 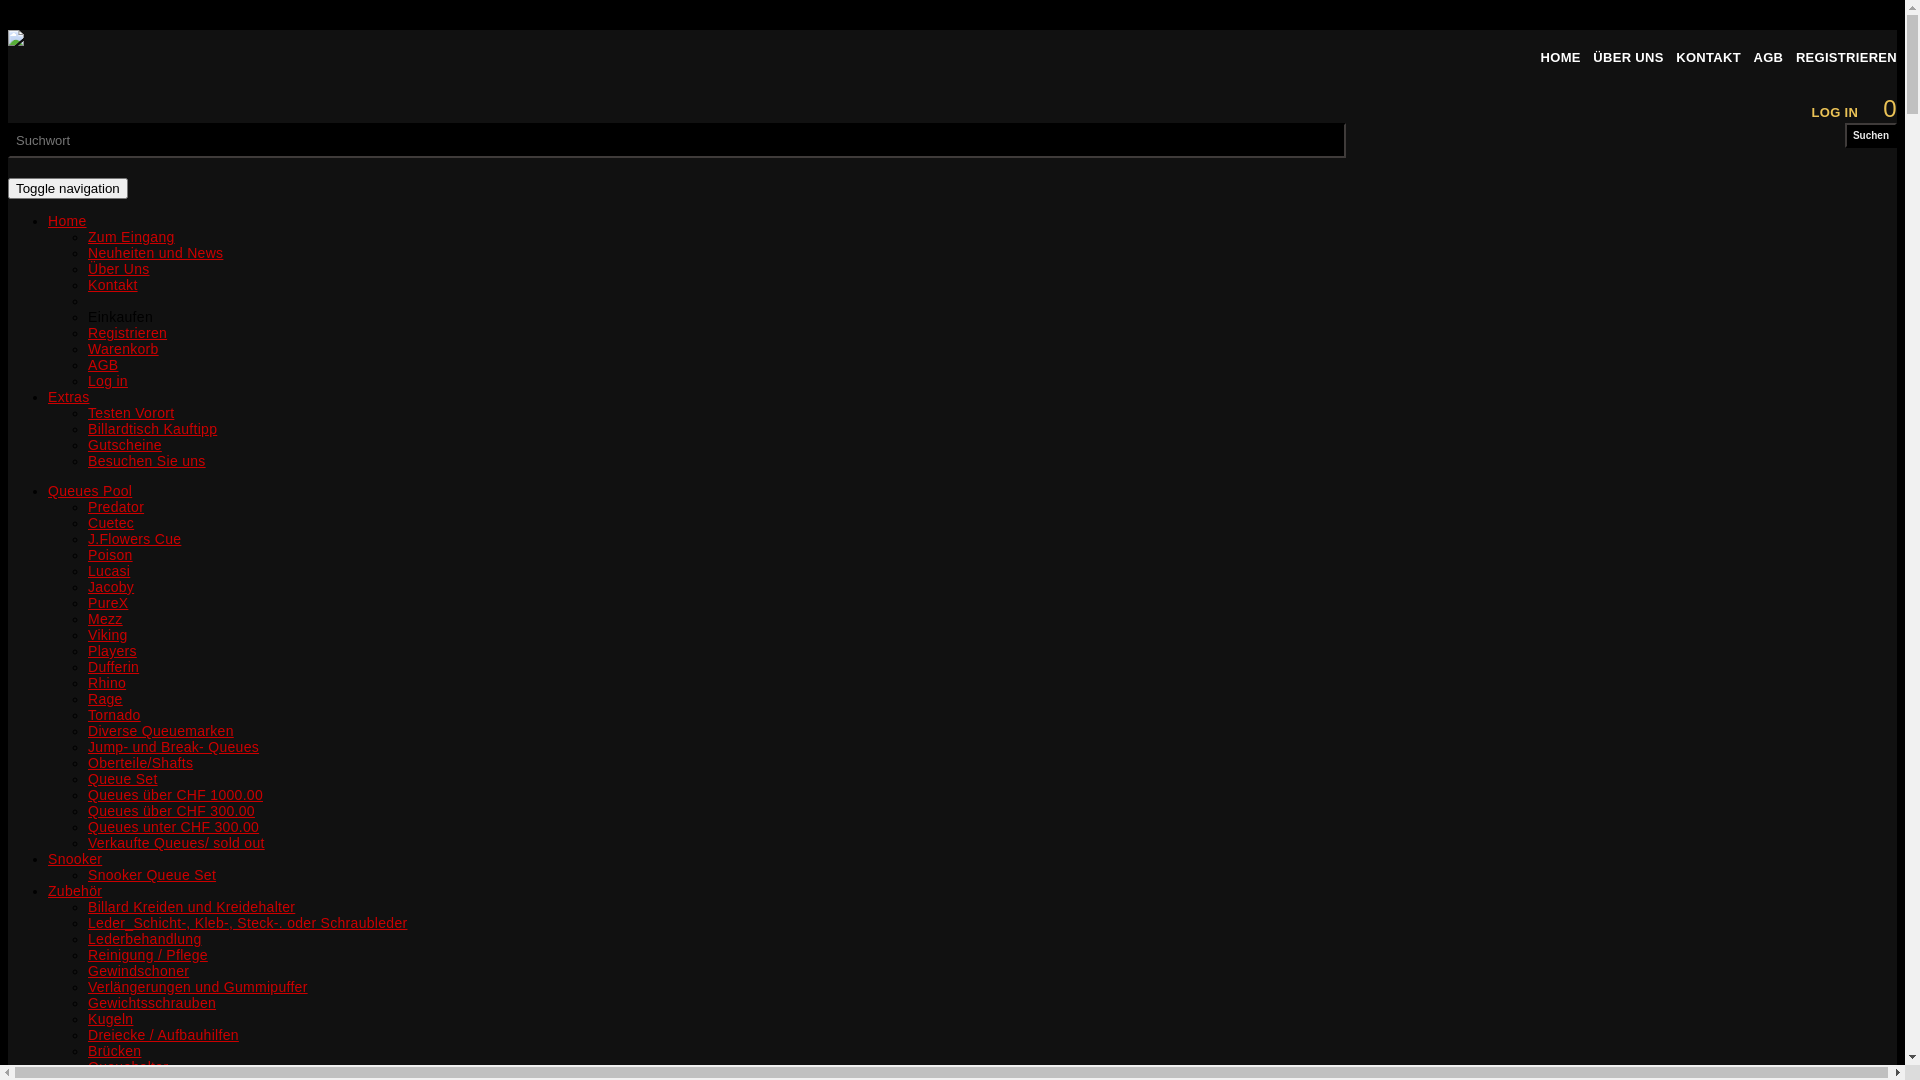 I want to click on 'Neuheiten und News', so click(x=86, y=252).